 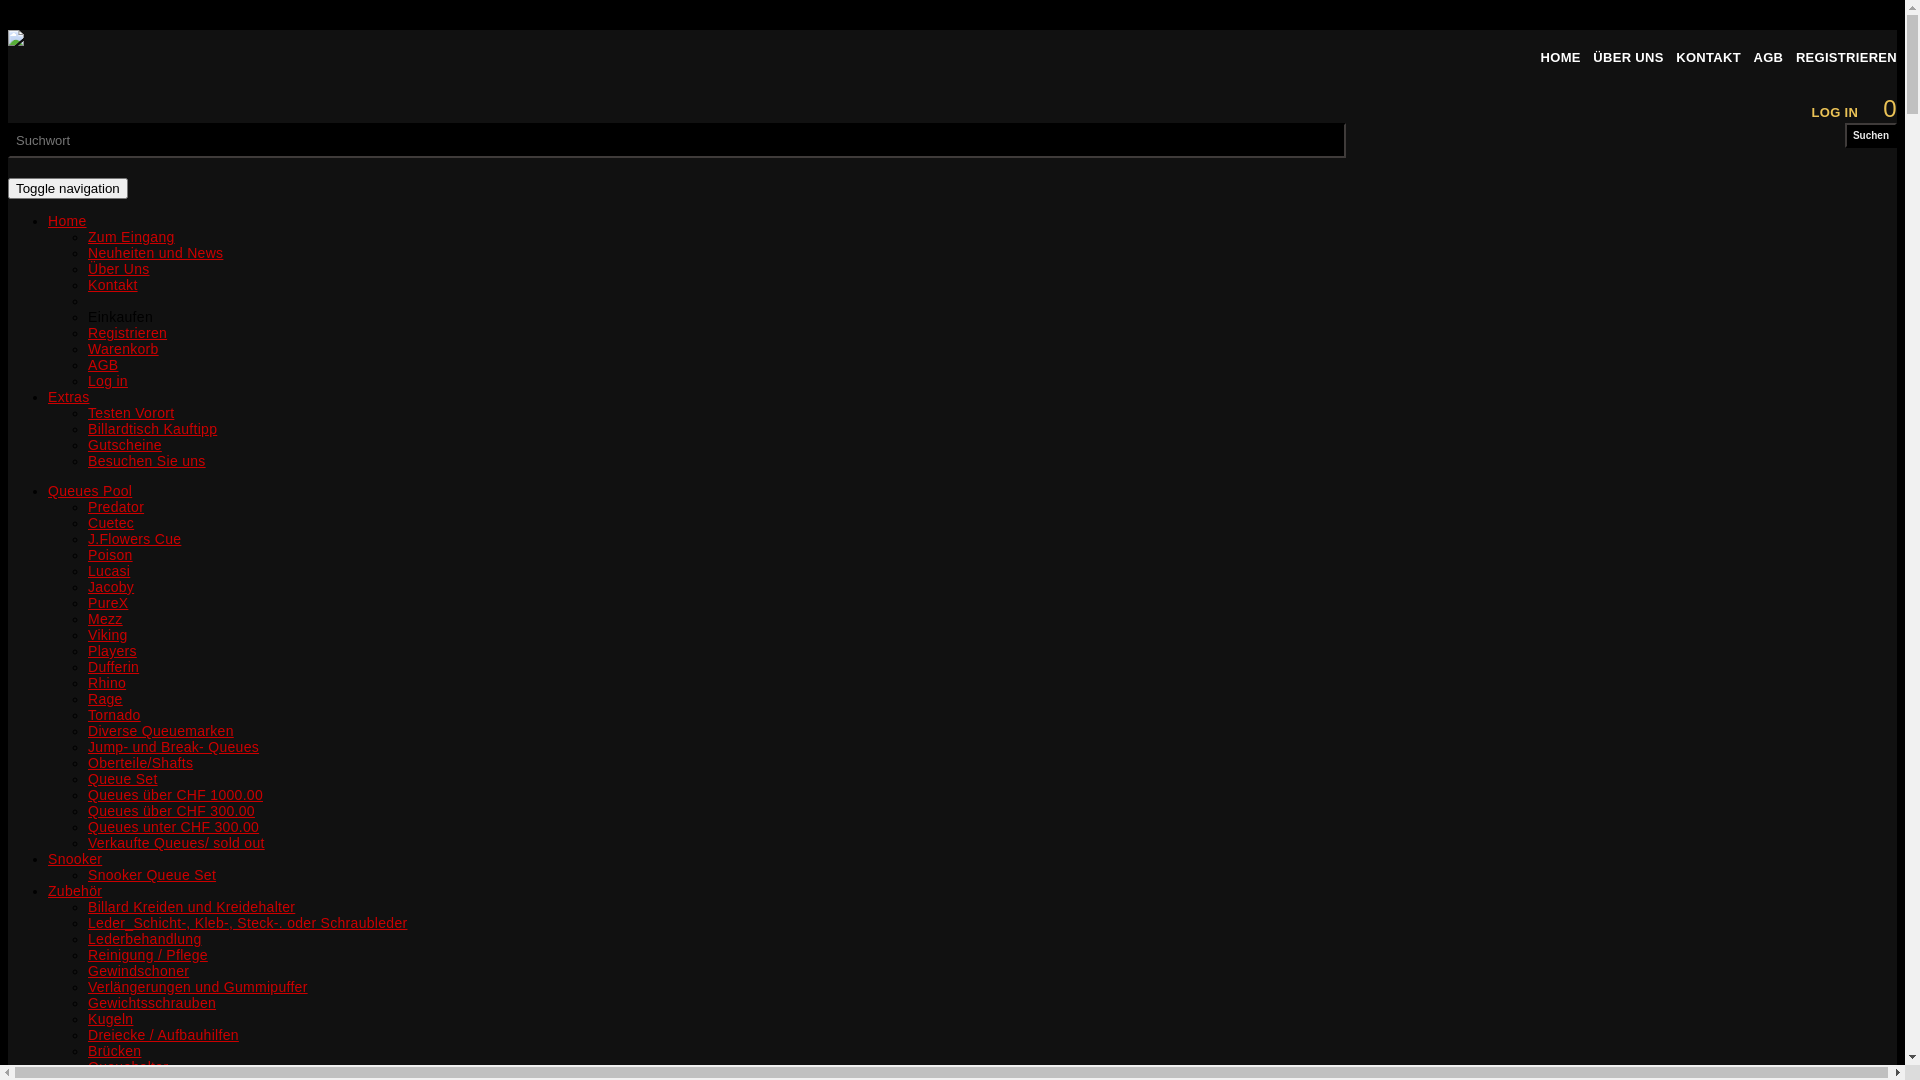 I want to click on 'Neuheiten und News', so click(x=86, y=252).